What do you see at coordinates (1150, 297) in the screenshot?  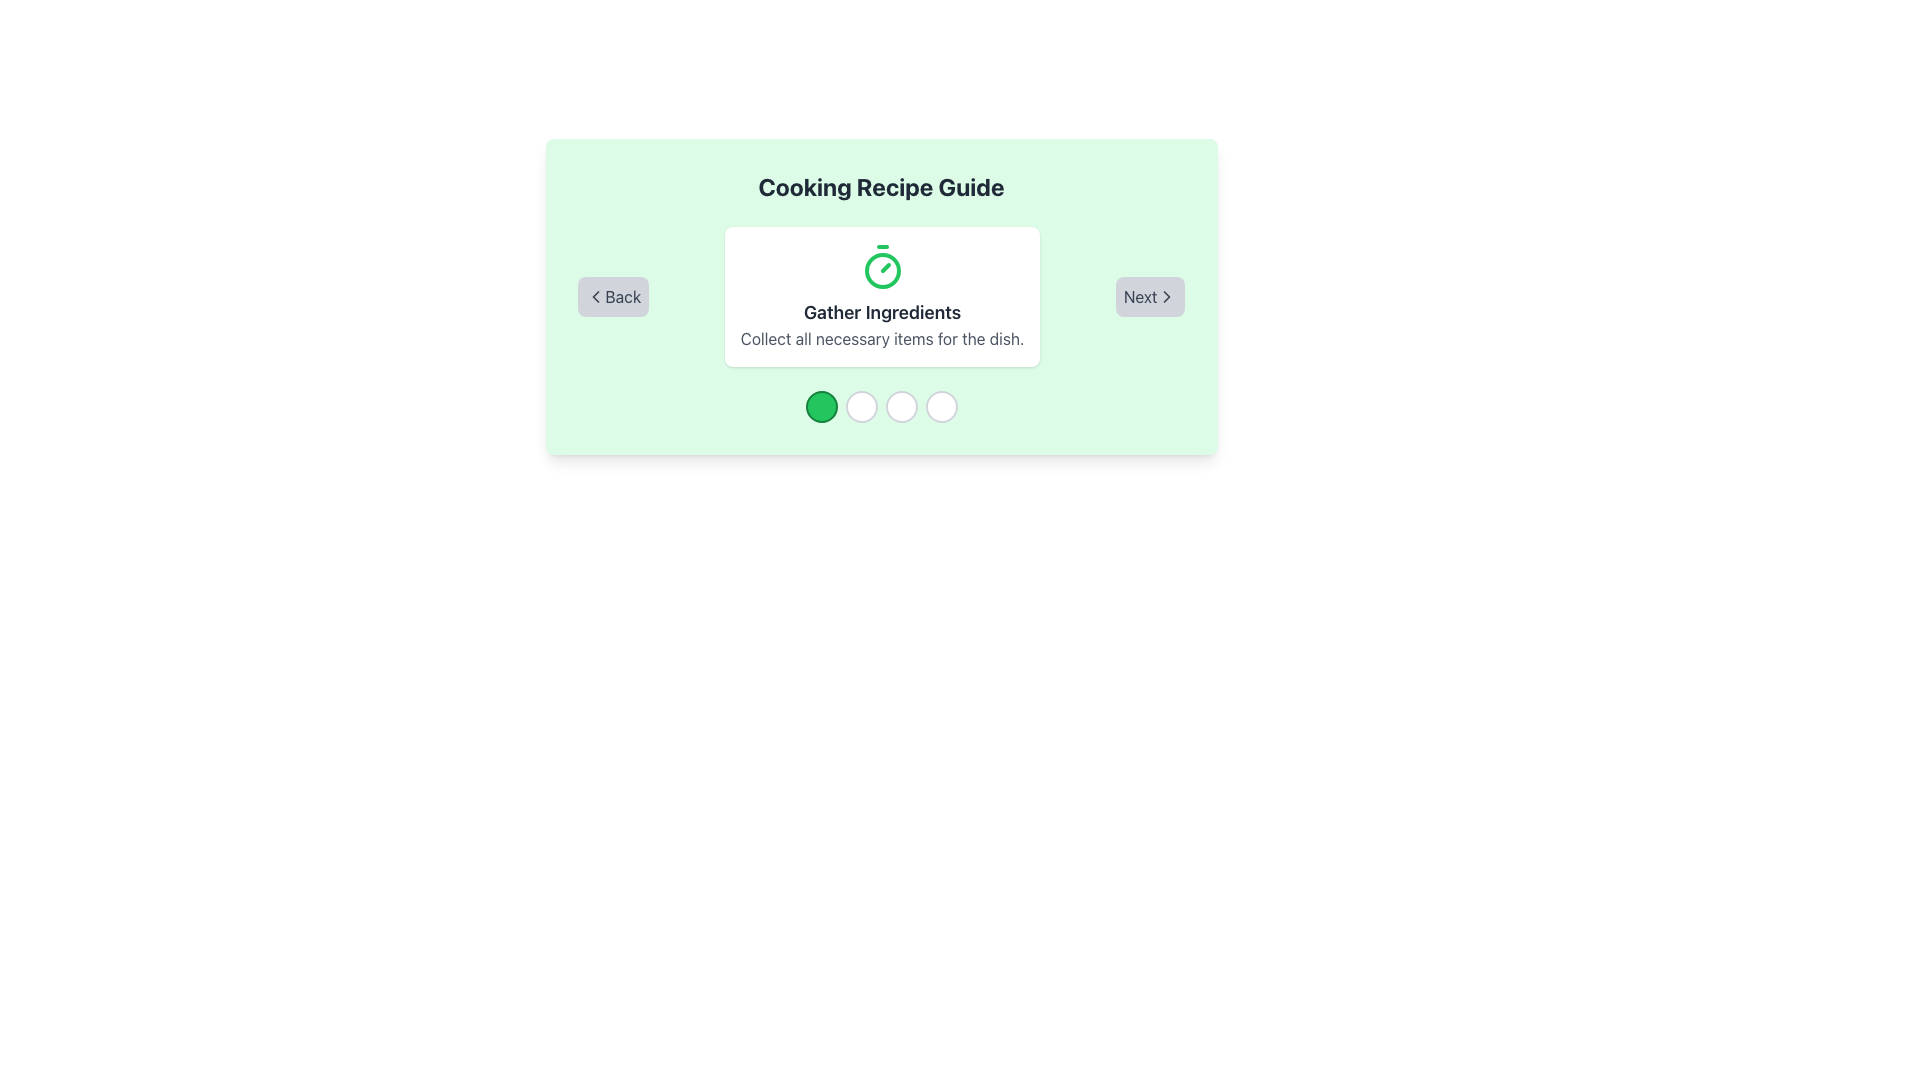 I see `the navigation button located at the bottom right corner of the centered card to proceed to the next step or page` at bounding box center [1150, 297].